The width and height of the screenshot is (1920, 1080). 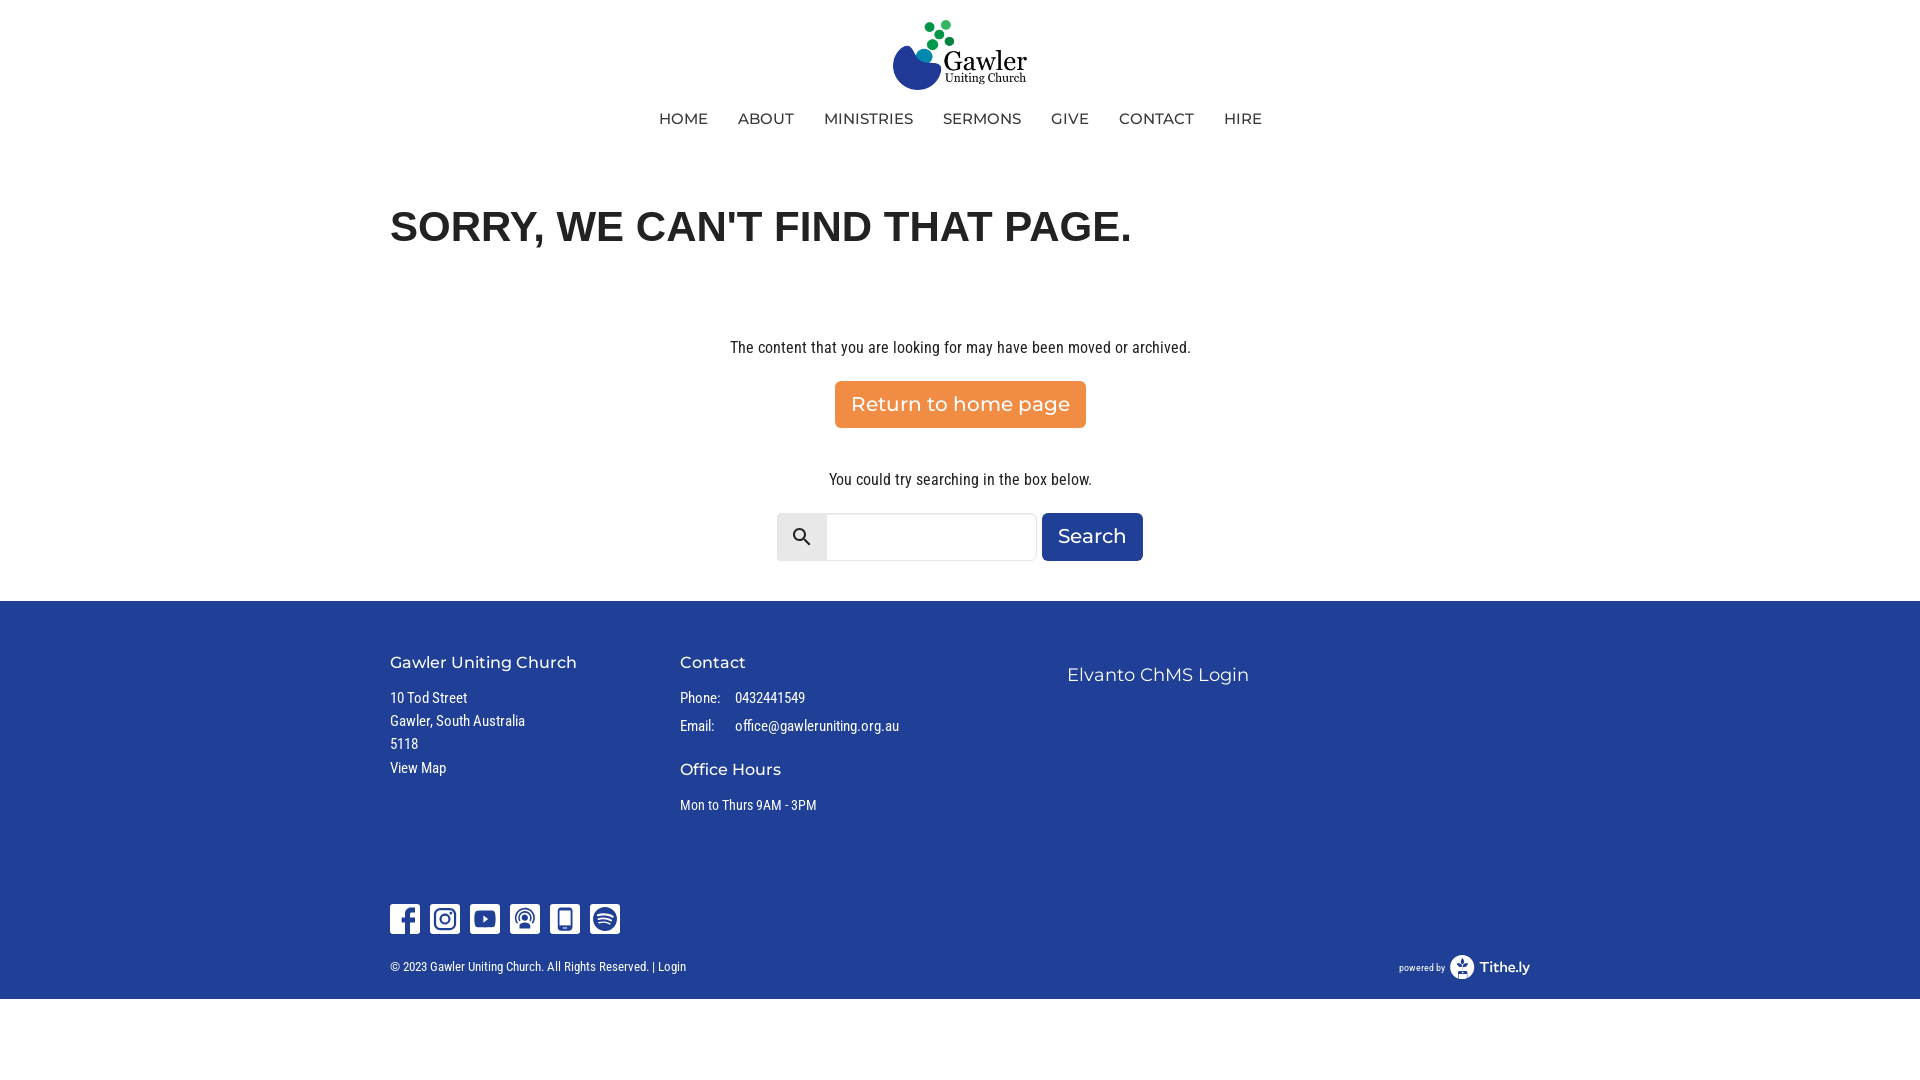 What do you see at coordinates (834, 404) in the screenshot?
I see `'Return to home page'` at bounding box center [834, 404].